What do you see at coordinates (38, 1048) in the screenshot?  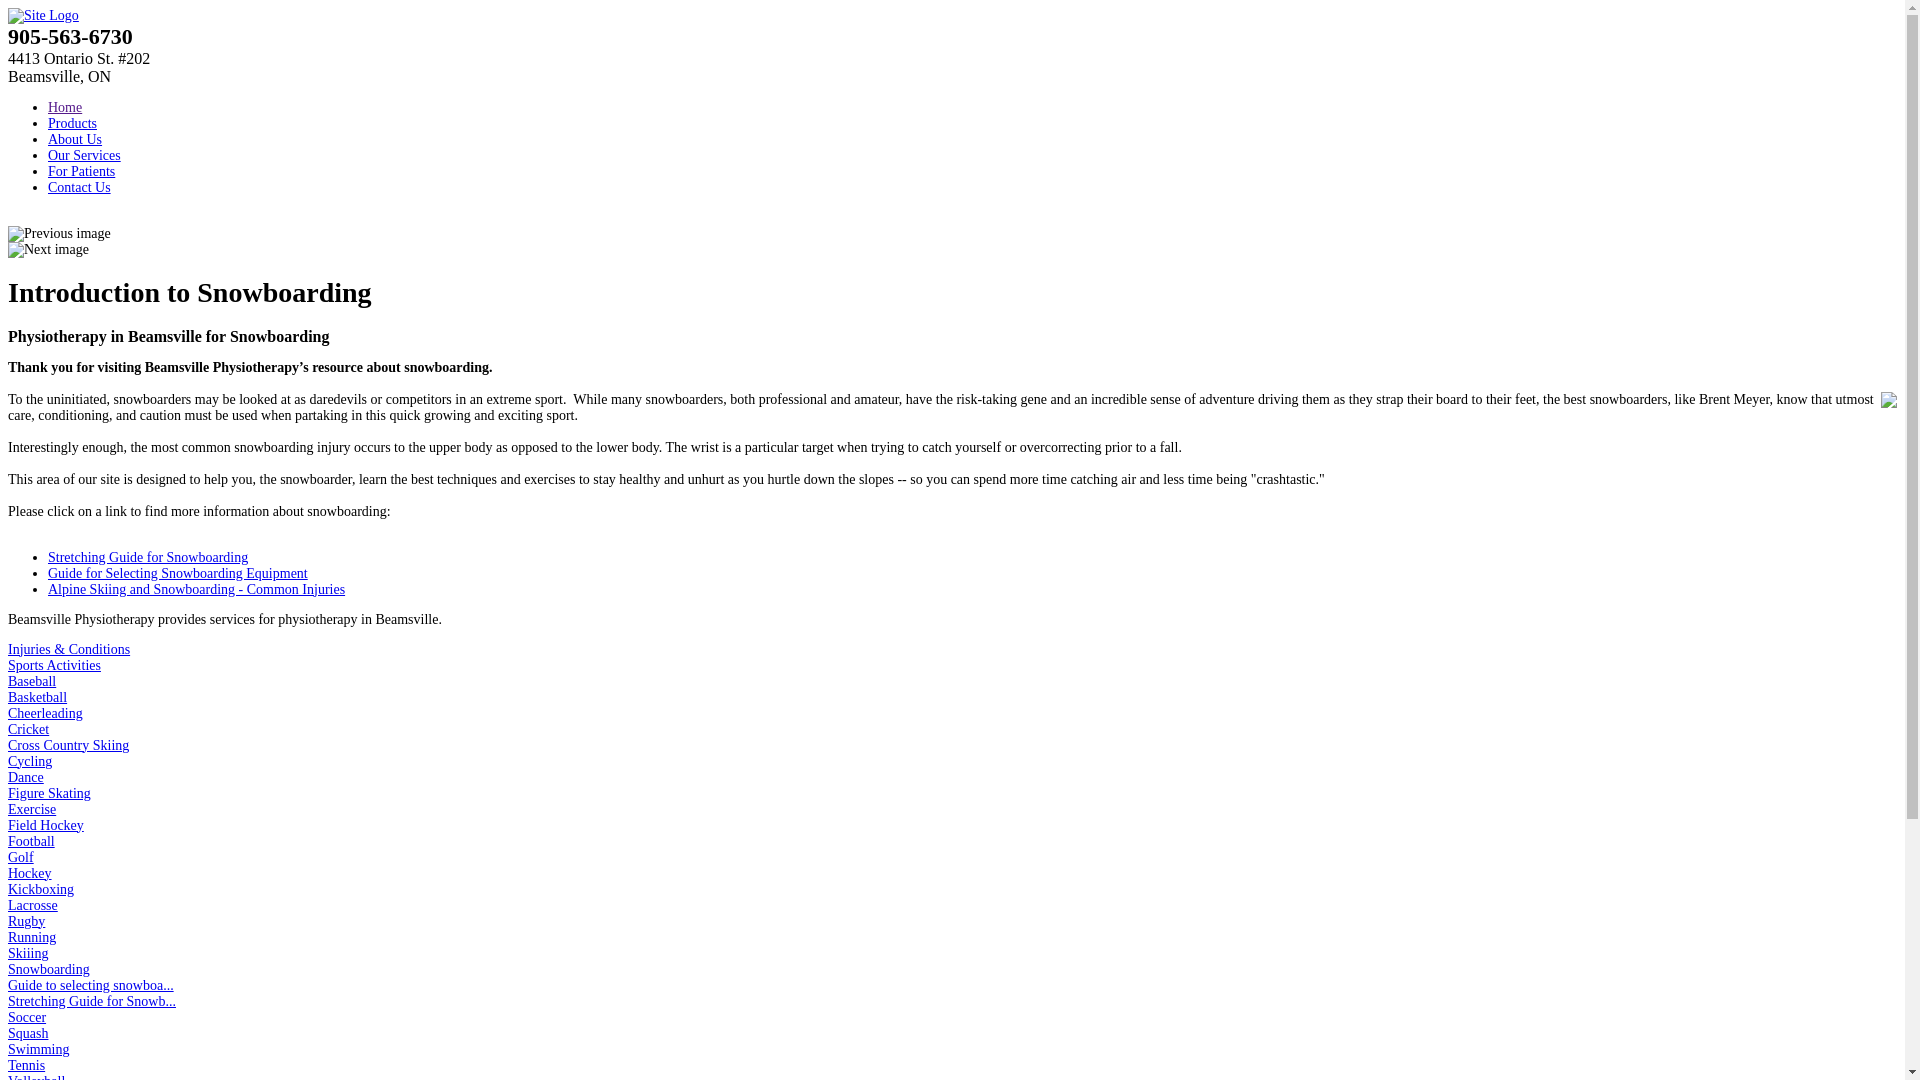 I see `'Swimming'` at bounding box center [38, 1048].